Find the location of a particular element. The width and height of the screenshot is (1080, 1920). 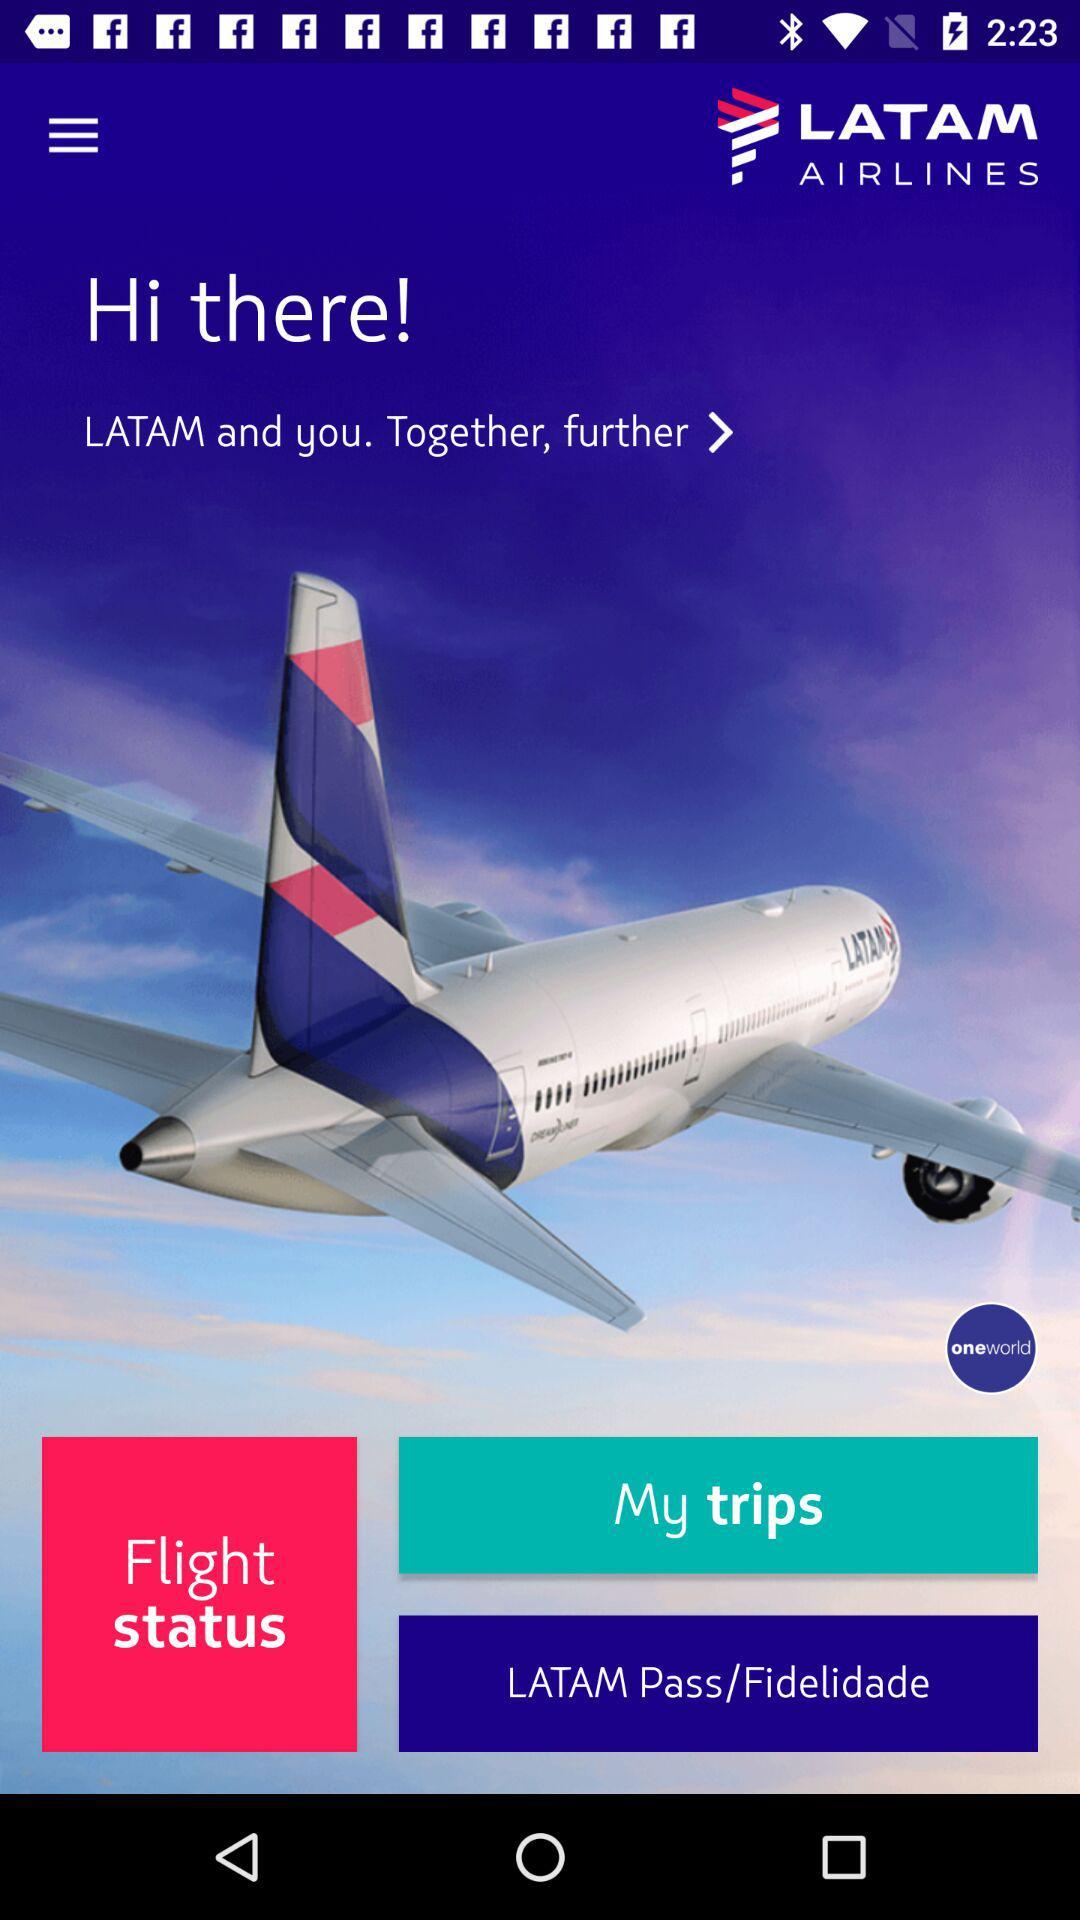

the icon at the top left corner is located at coordinates (72, 135).